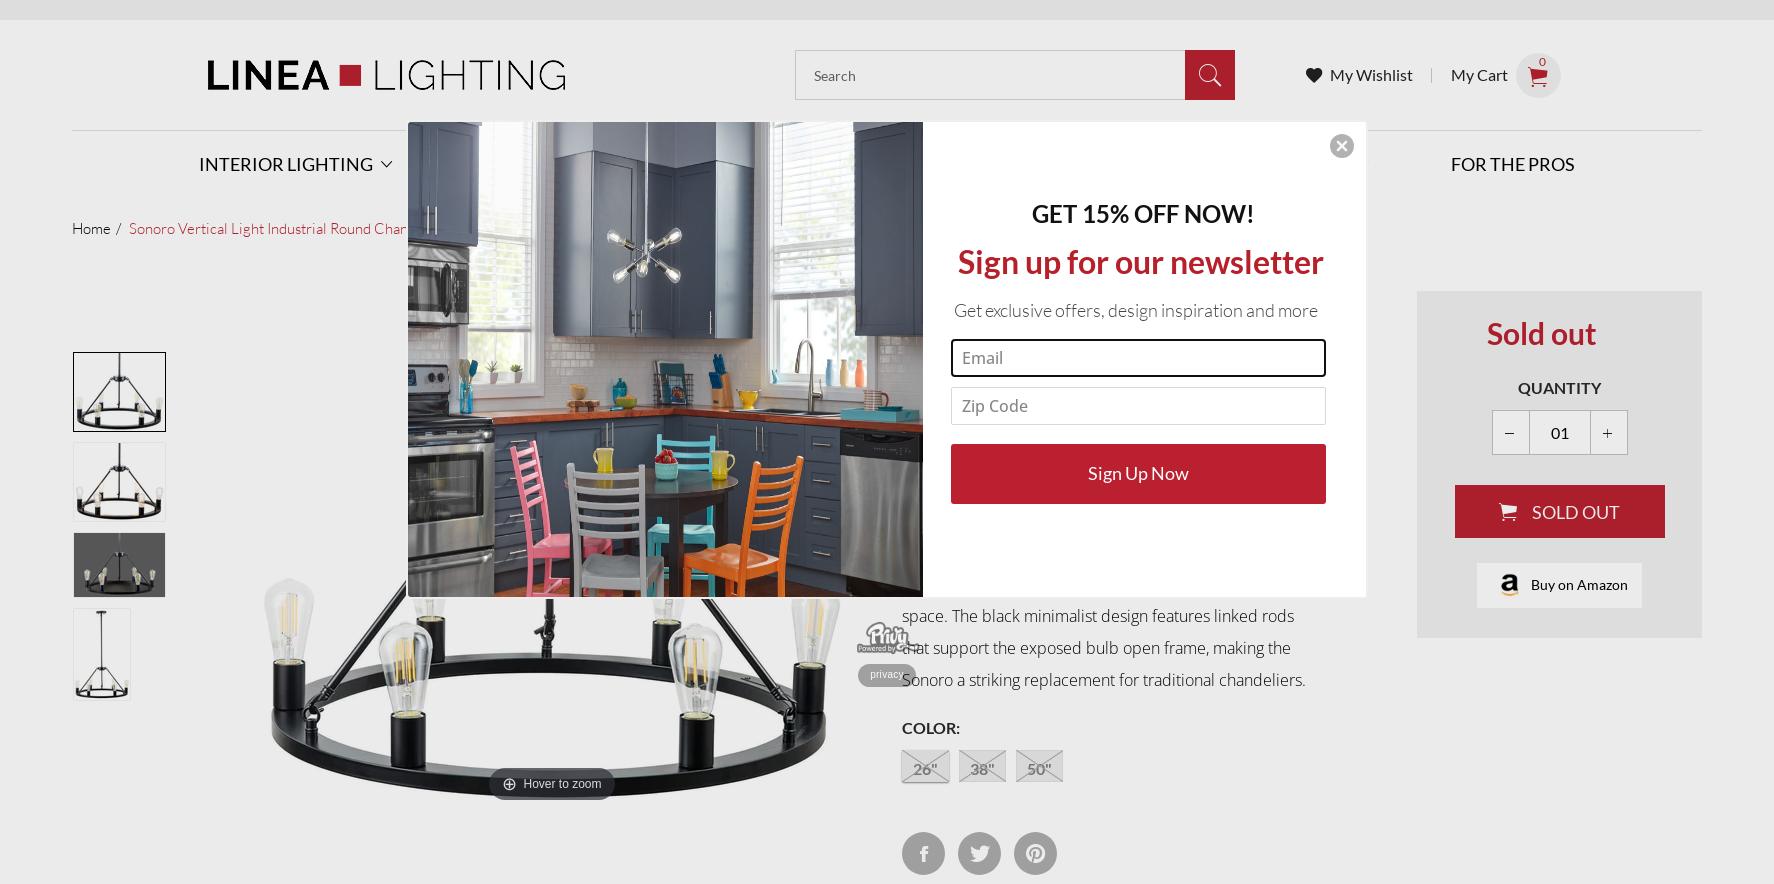 The height and width of the screenshot is (884, 1774). What do you see at coordinates (767, 714) in the screenshot?
I see `'Lucera'` at bounding box center [767, 714].